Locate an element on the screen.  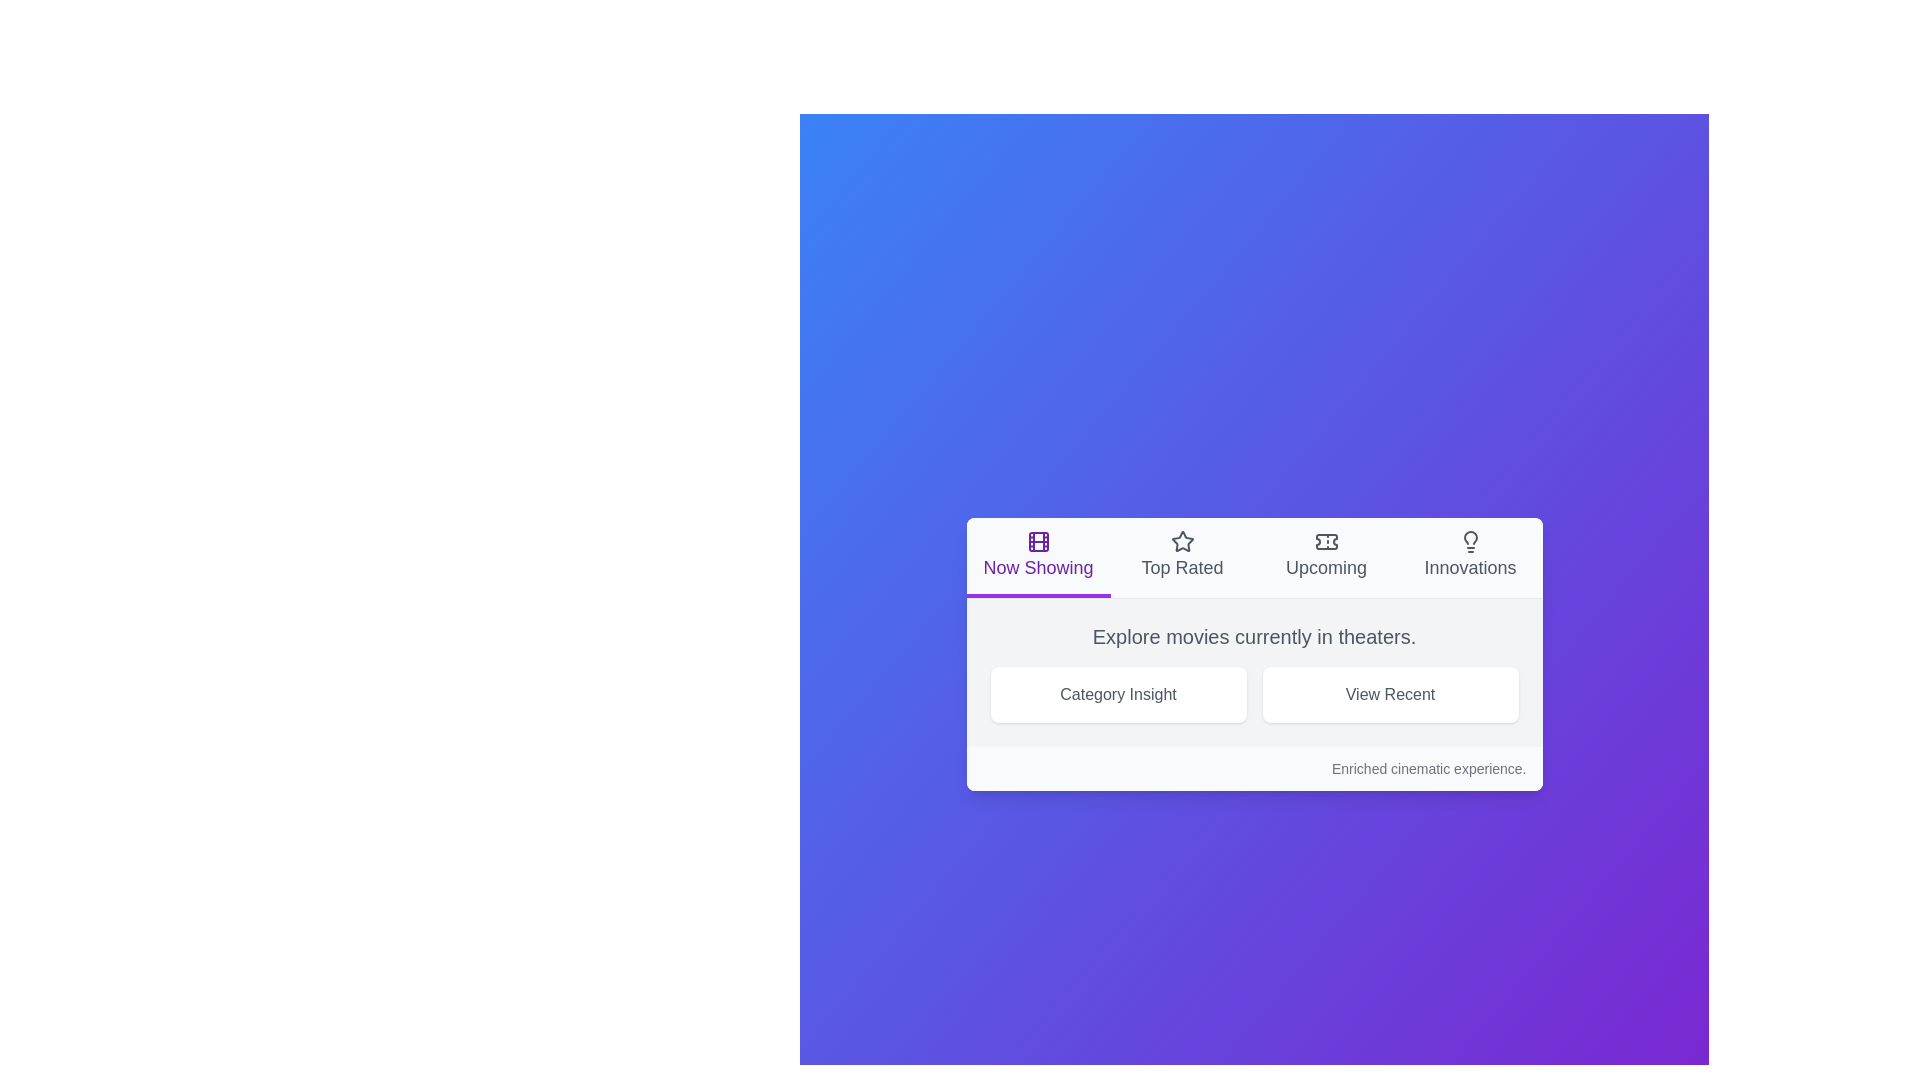
the text label located on the far right of the navigation bar is located at coordinates (1470, 567).